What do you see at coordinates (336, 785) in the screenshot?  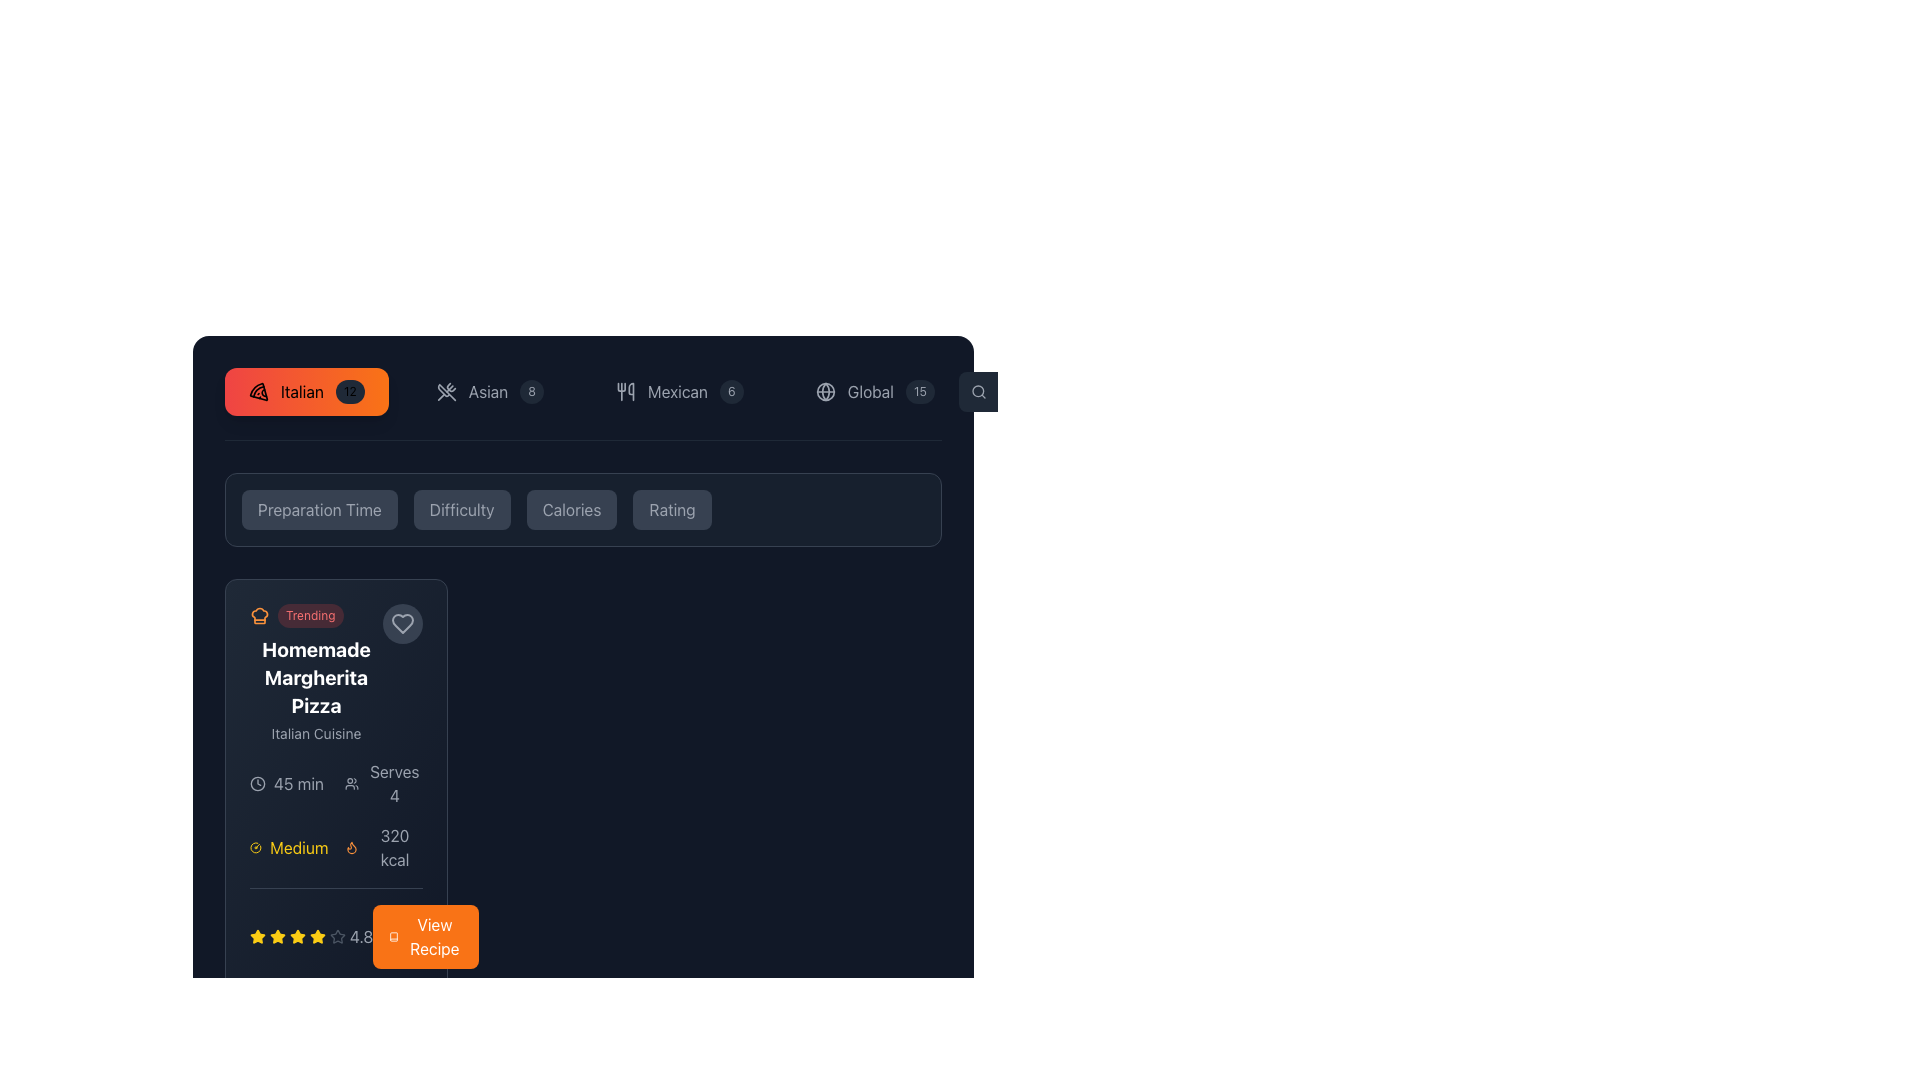 I see `displayed information about the recipe from the card located in the top-left corner of the grid layout, directly below the horizontal filter bar` at bounding box center [336, 785].